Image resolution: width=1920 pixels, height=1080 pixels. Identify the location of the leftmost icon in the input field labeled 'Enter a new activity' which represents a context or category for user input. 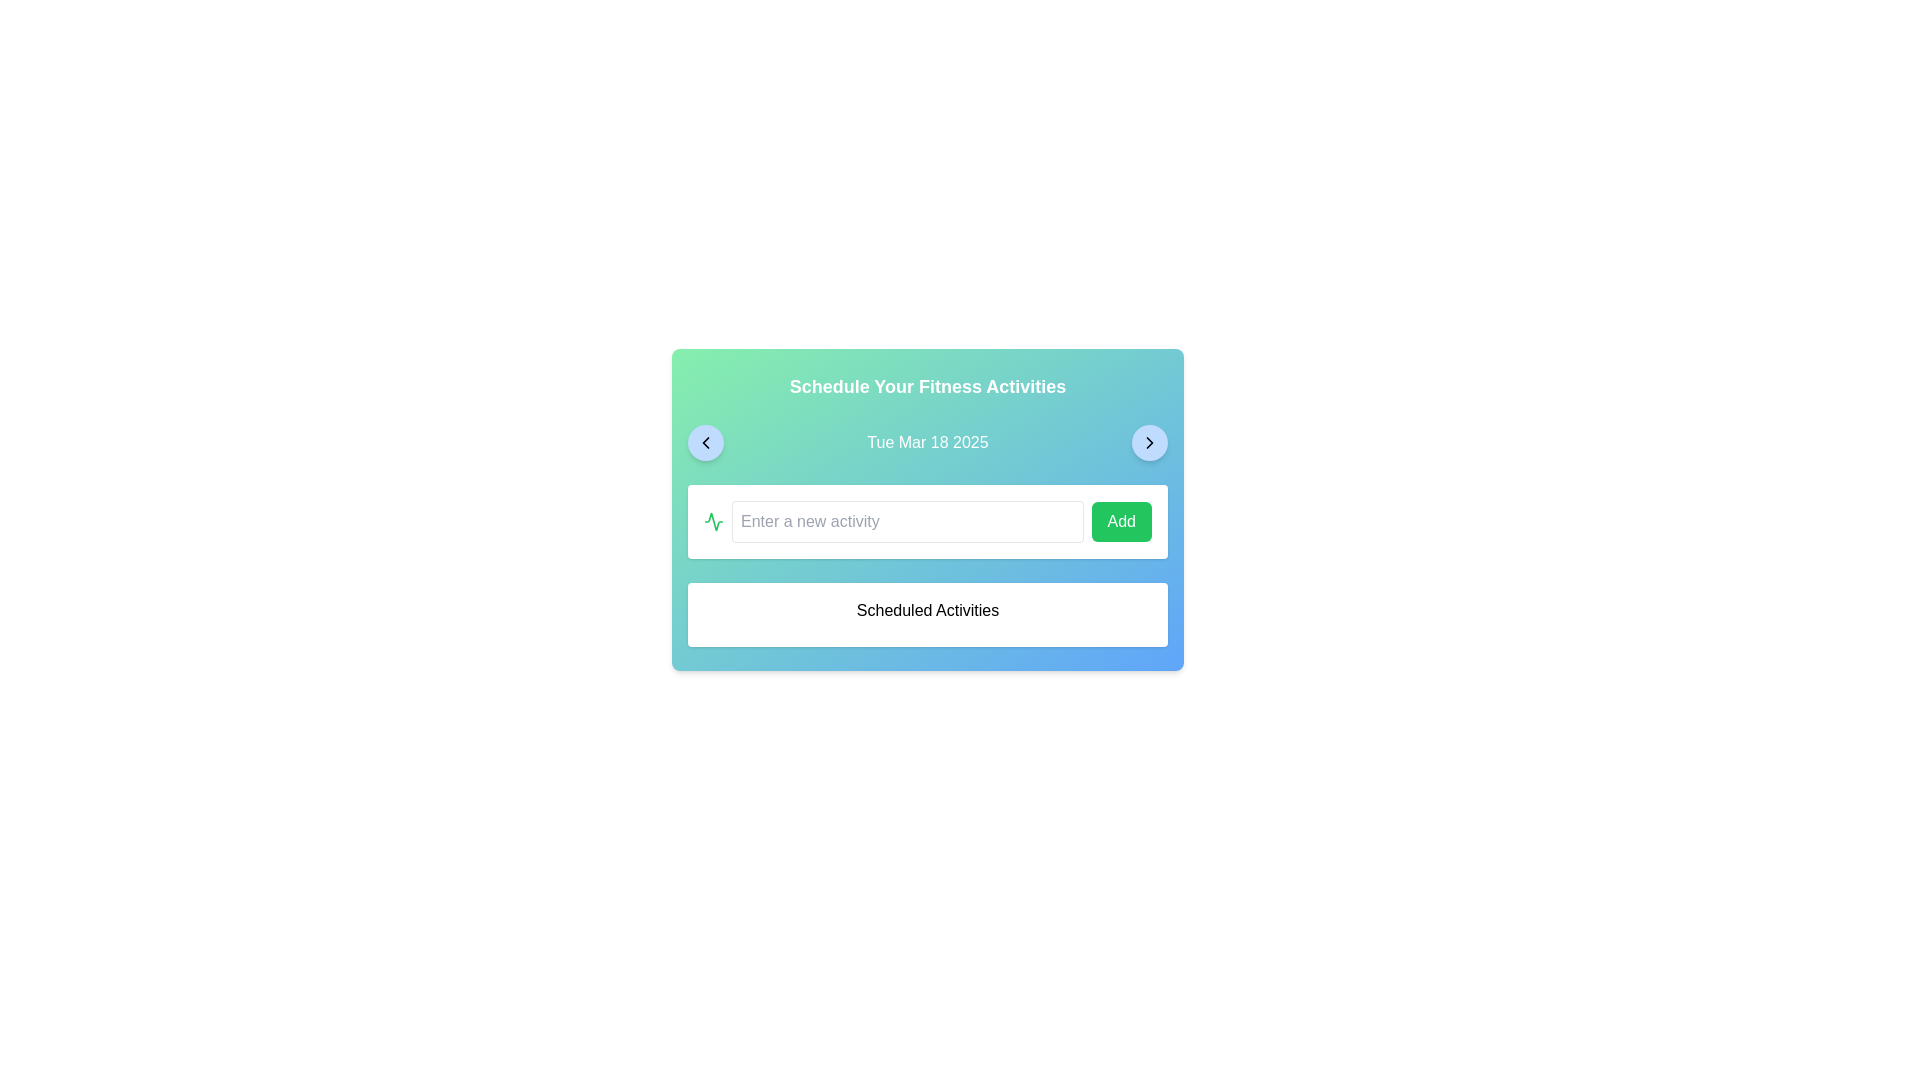
(714, 520).